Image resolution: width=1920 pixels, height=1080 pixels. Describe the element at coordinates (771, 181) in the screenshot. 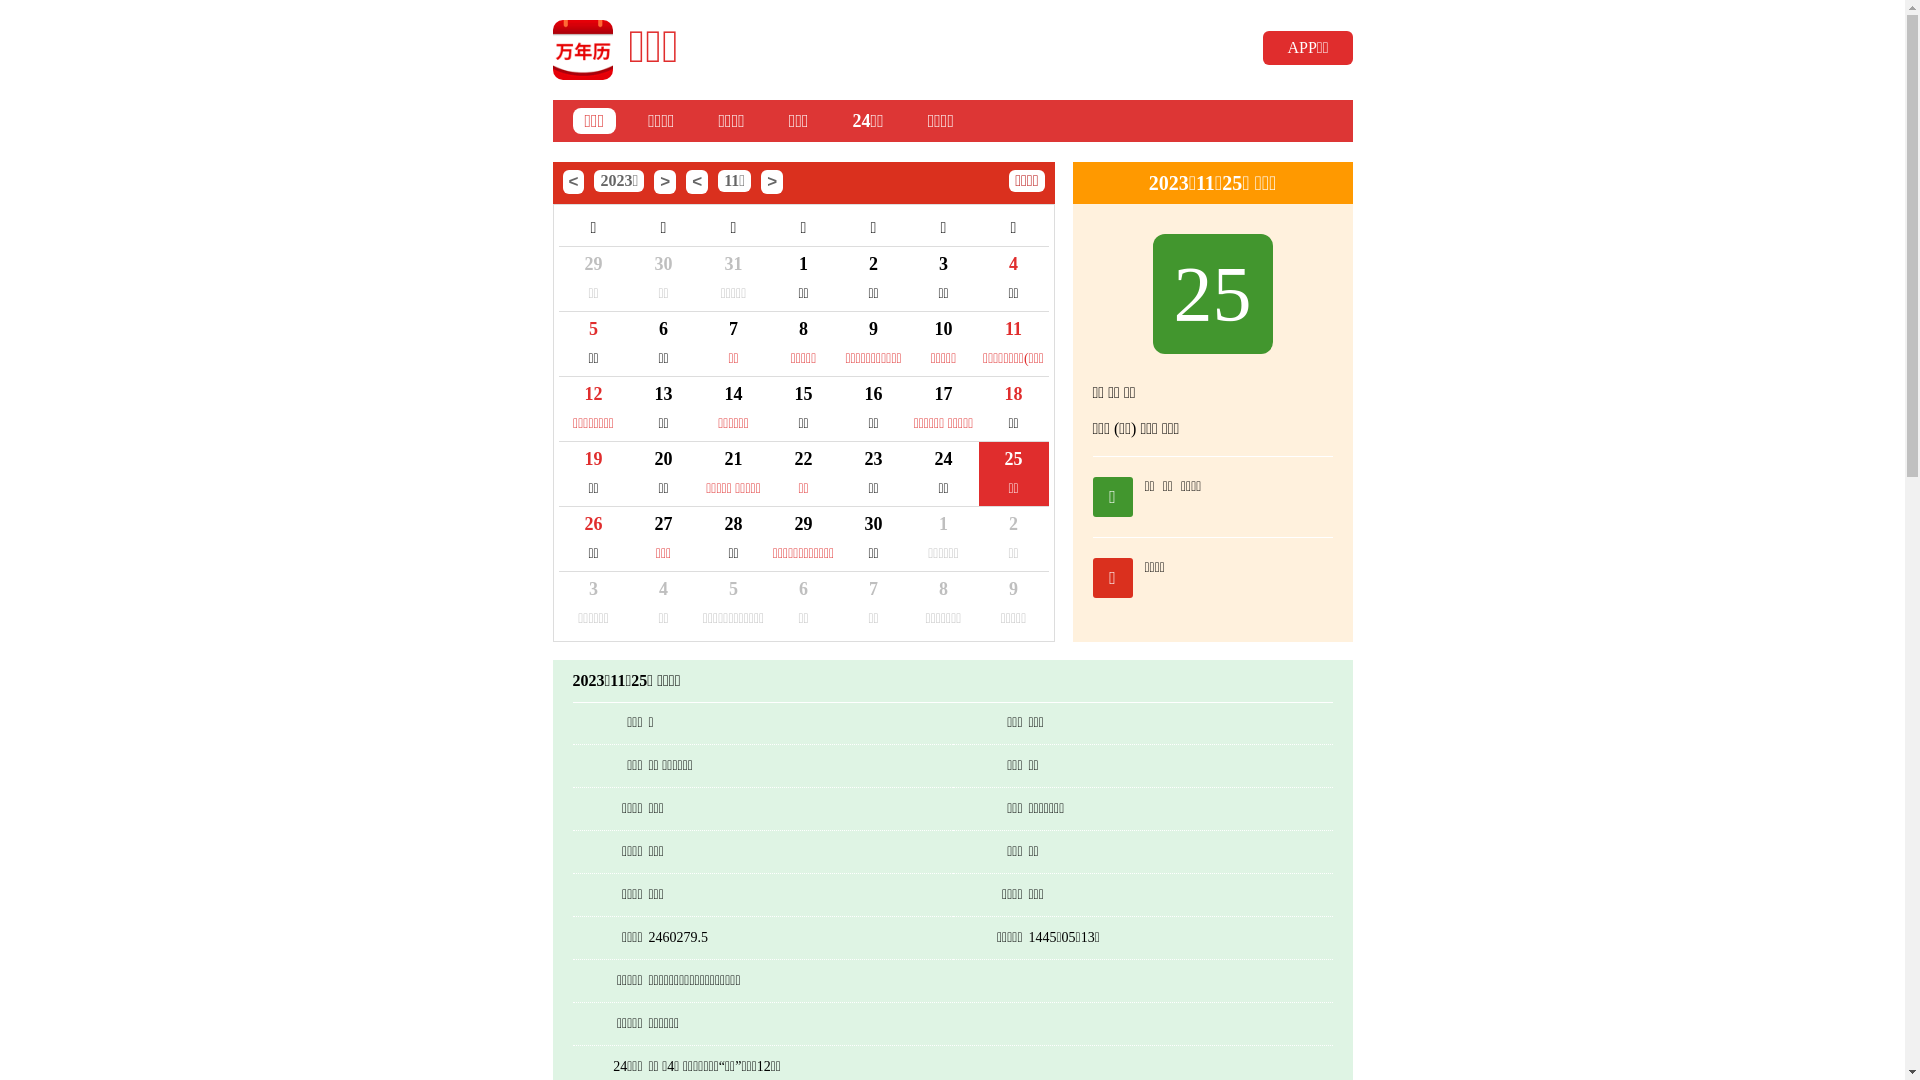

I see `'>'` at that location.